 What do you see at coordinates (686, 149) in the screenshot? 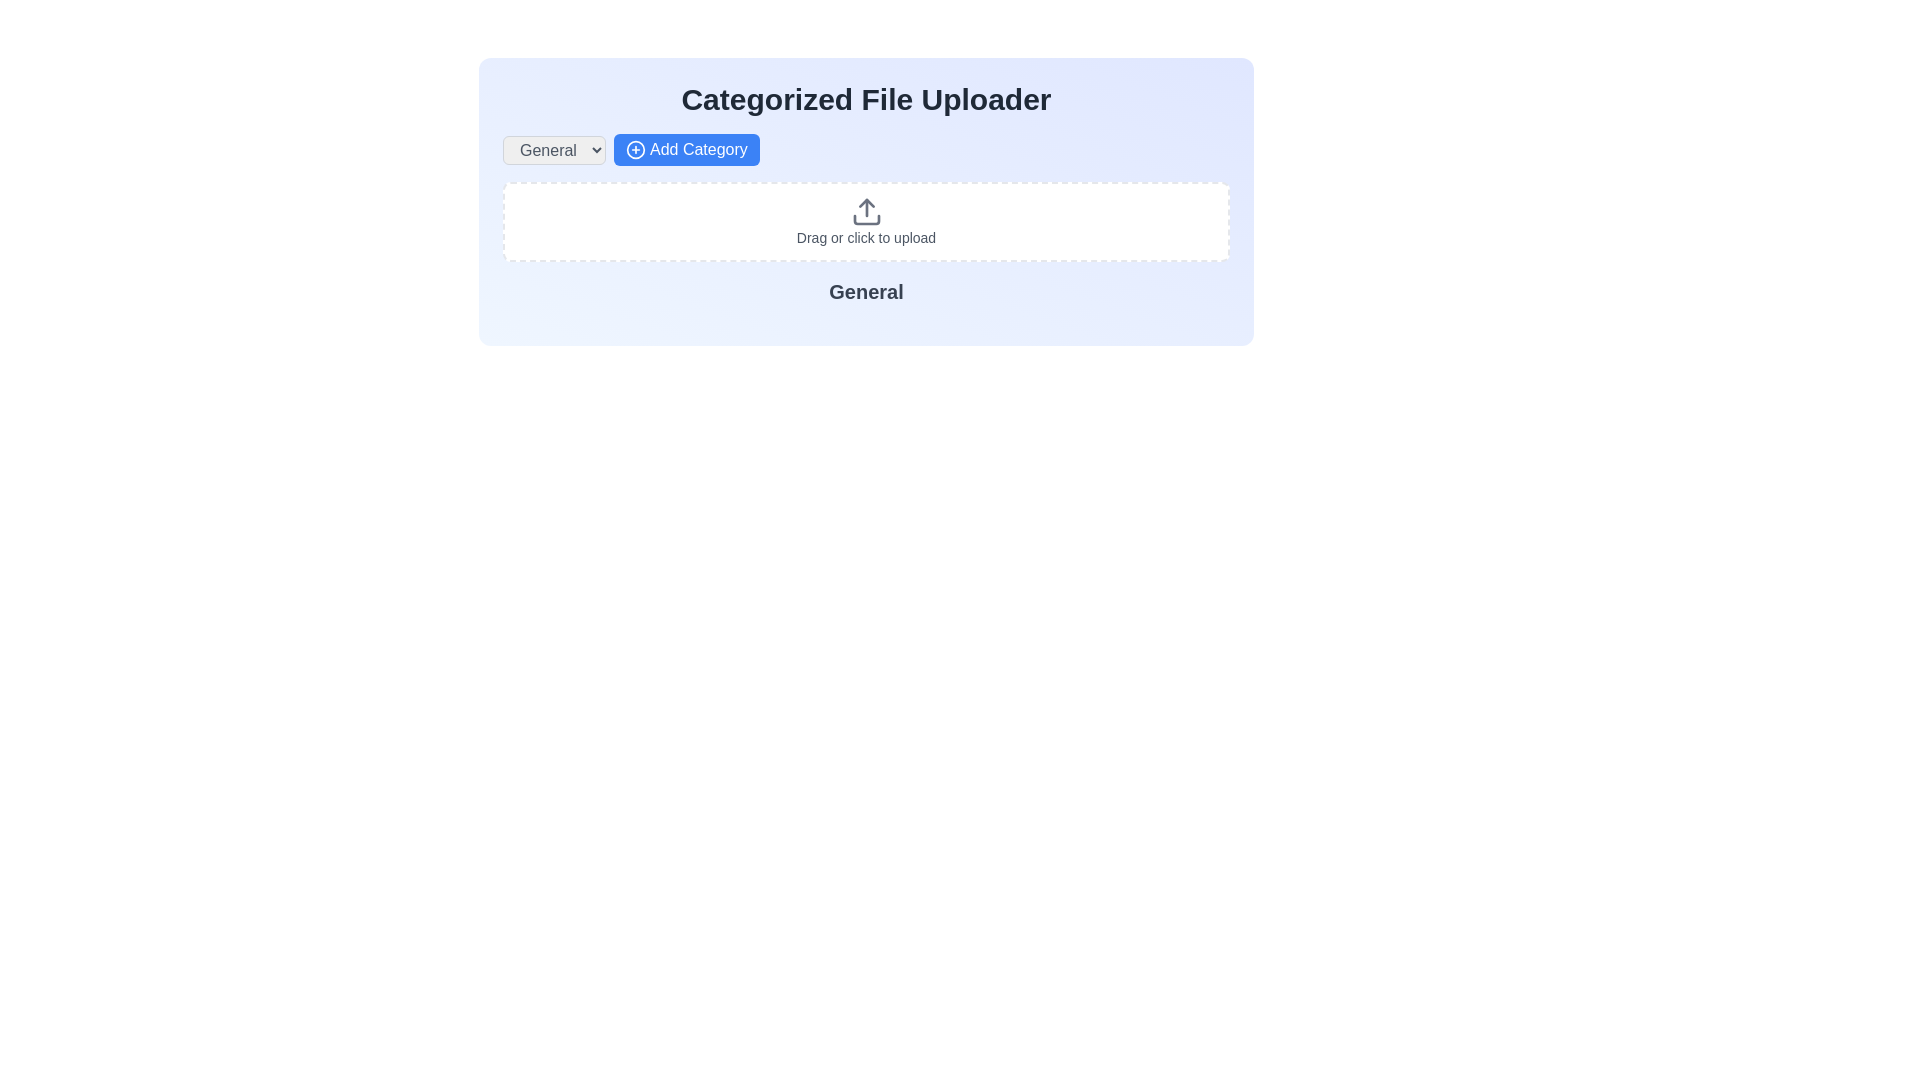
I see `the button to the right of the 'General' dropdown in the 'Categorized File Uploader' section to initiate the addition of a new category` at bounding box center [686, 149].